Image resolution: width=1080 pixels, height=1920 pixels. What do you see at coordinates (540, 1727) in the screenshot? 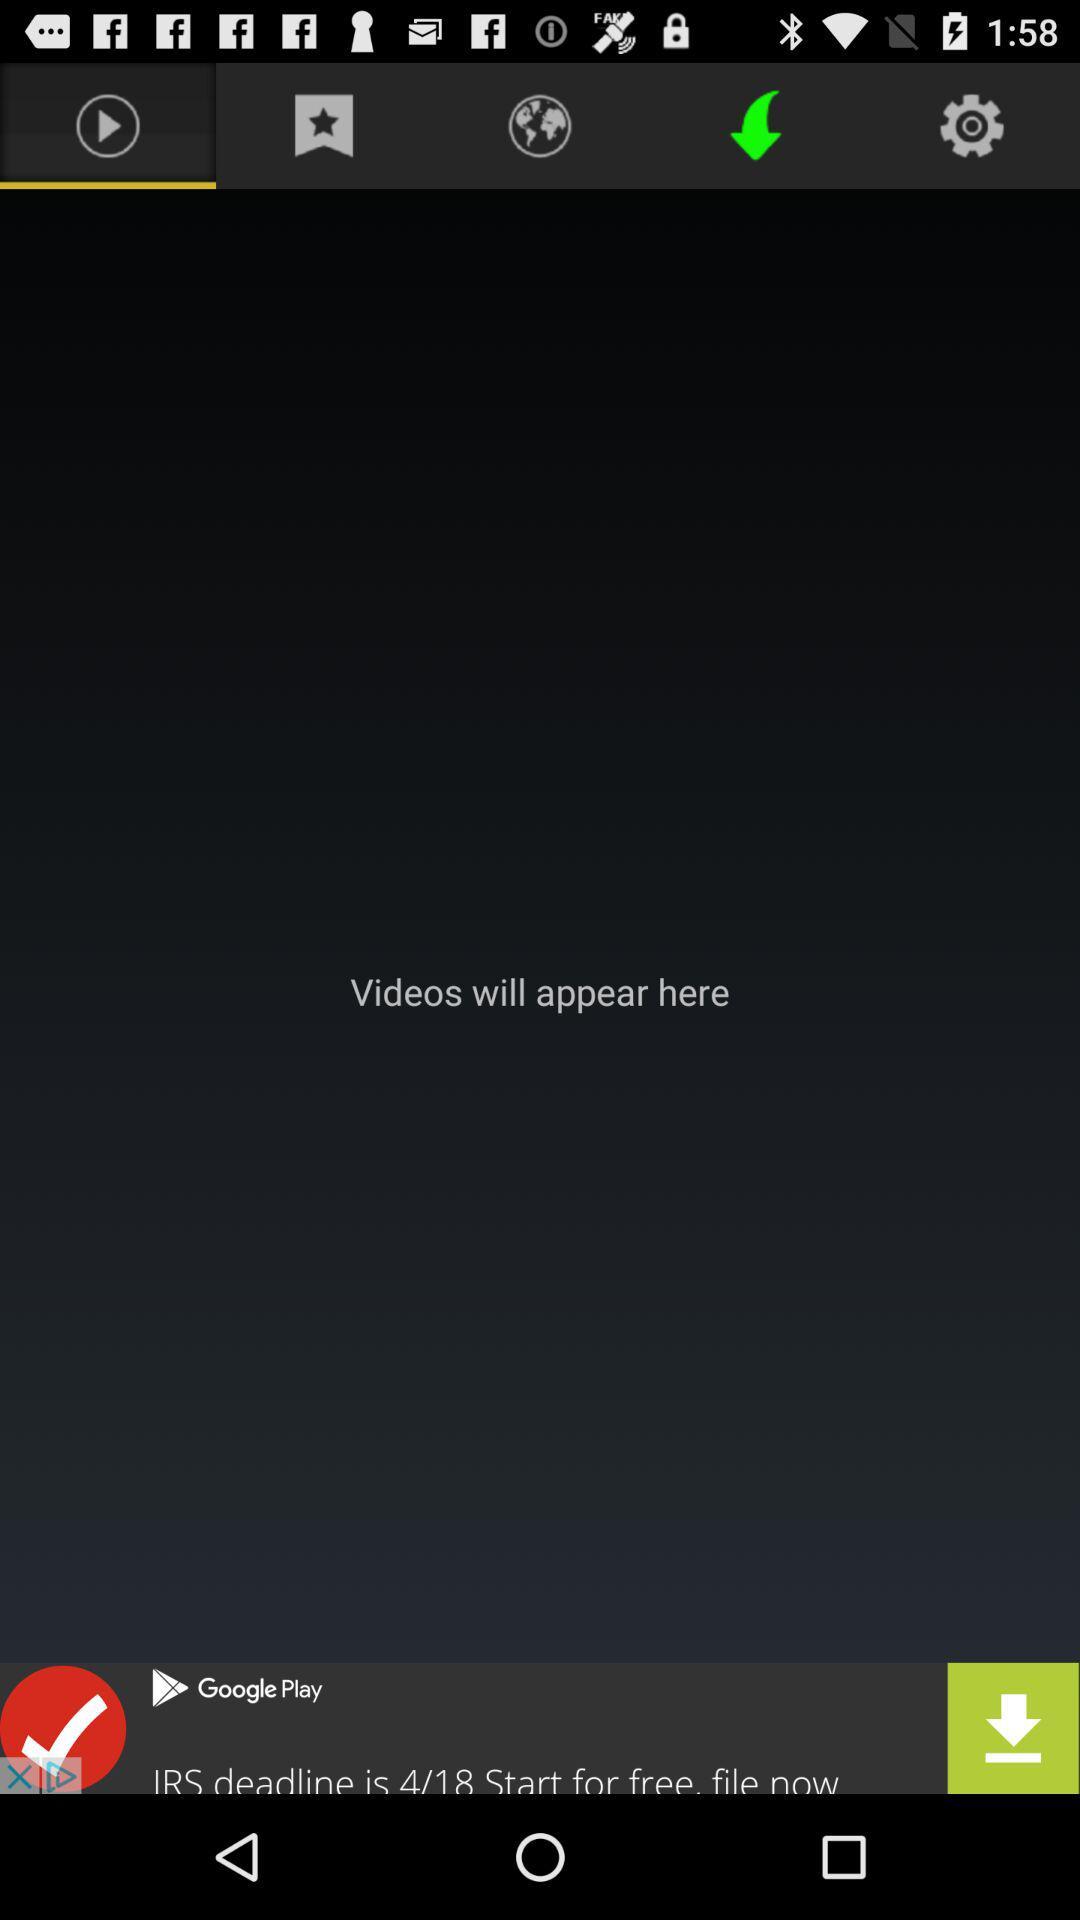
I see `advertisement page` at bounding box center [540, 1727].